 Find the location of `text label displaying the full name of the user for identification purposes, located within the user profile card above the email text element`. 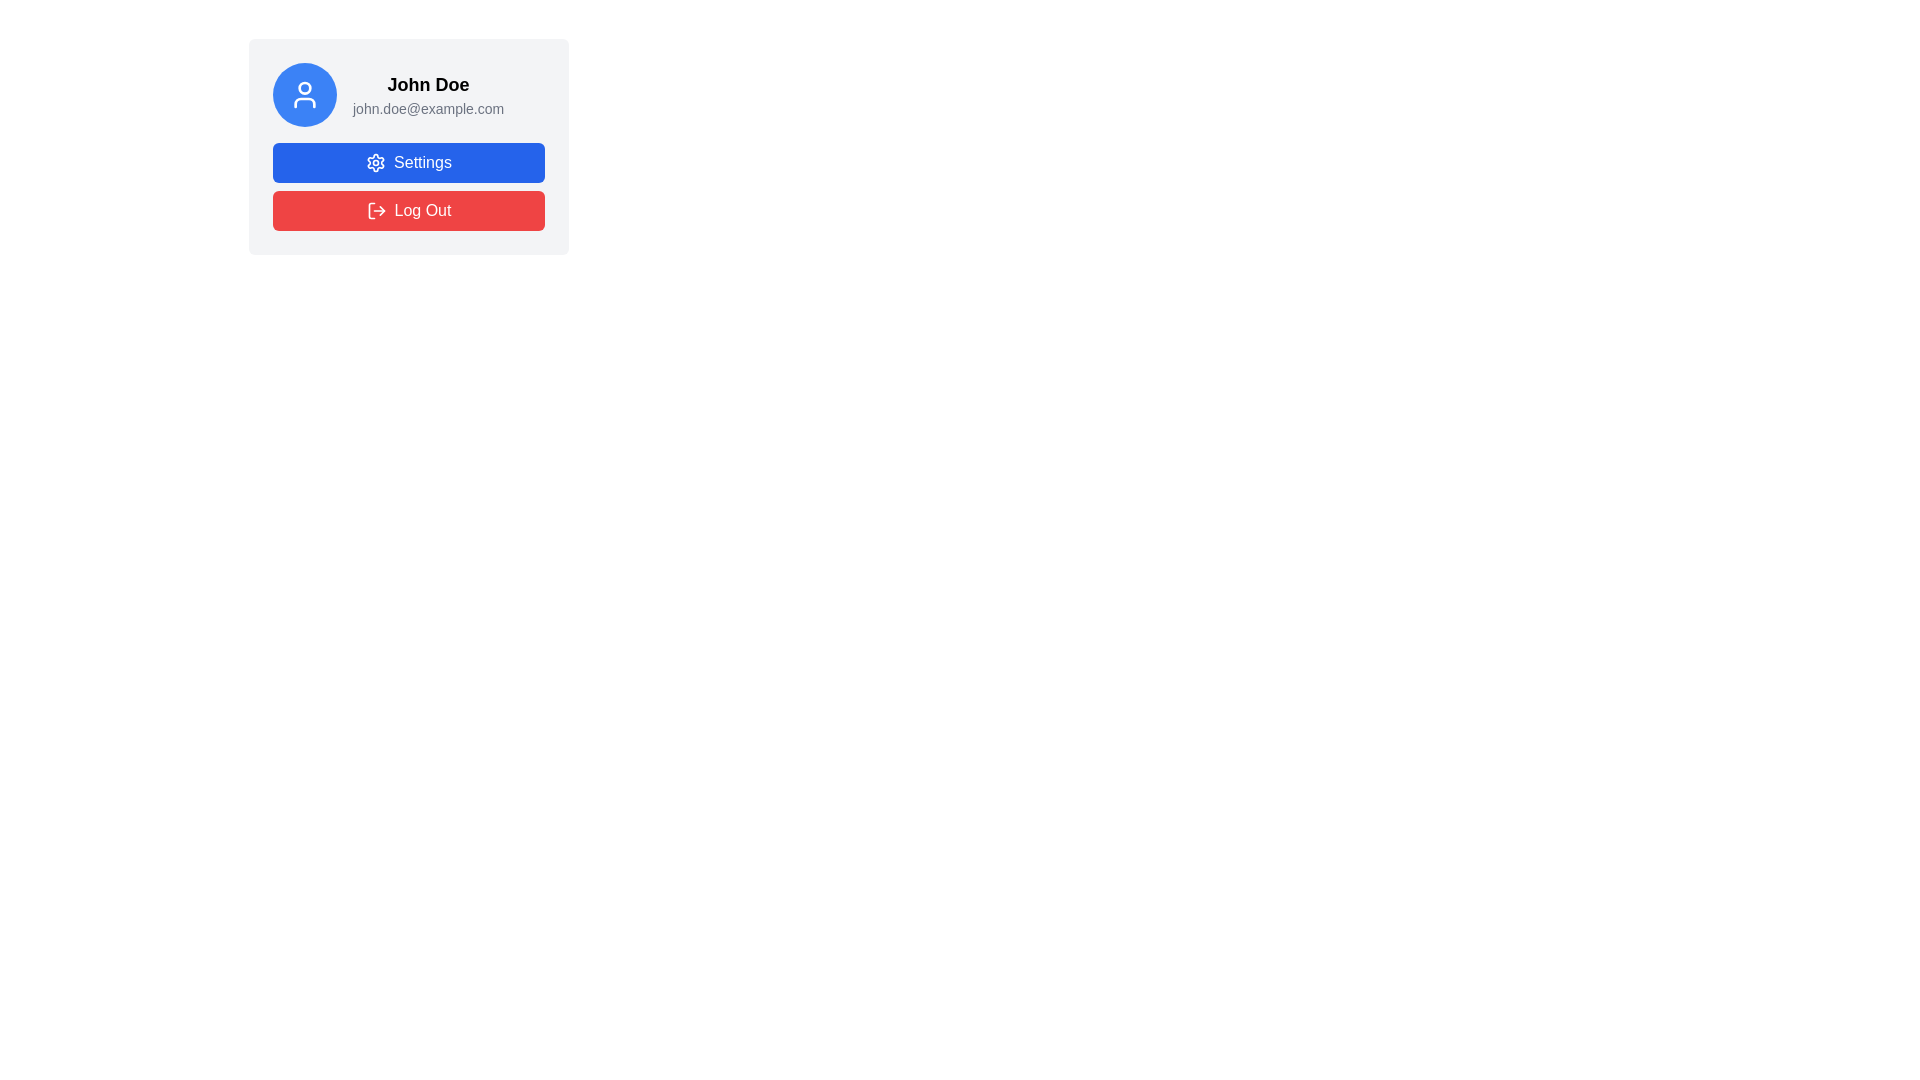

text label displaying the full name of the user for identification purposes, located within the user profile card above the email text element is located at coordinates (427, 83).